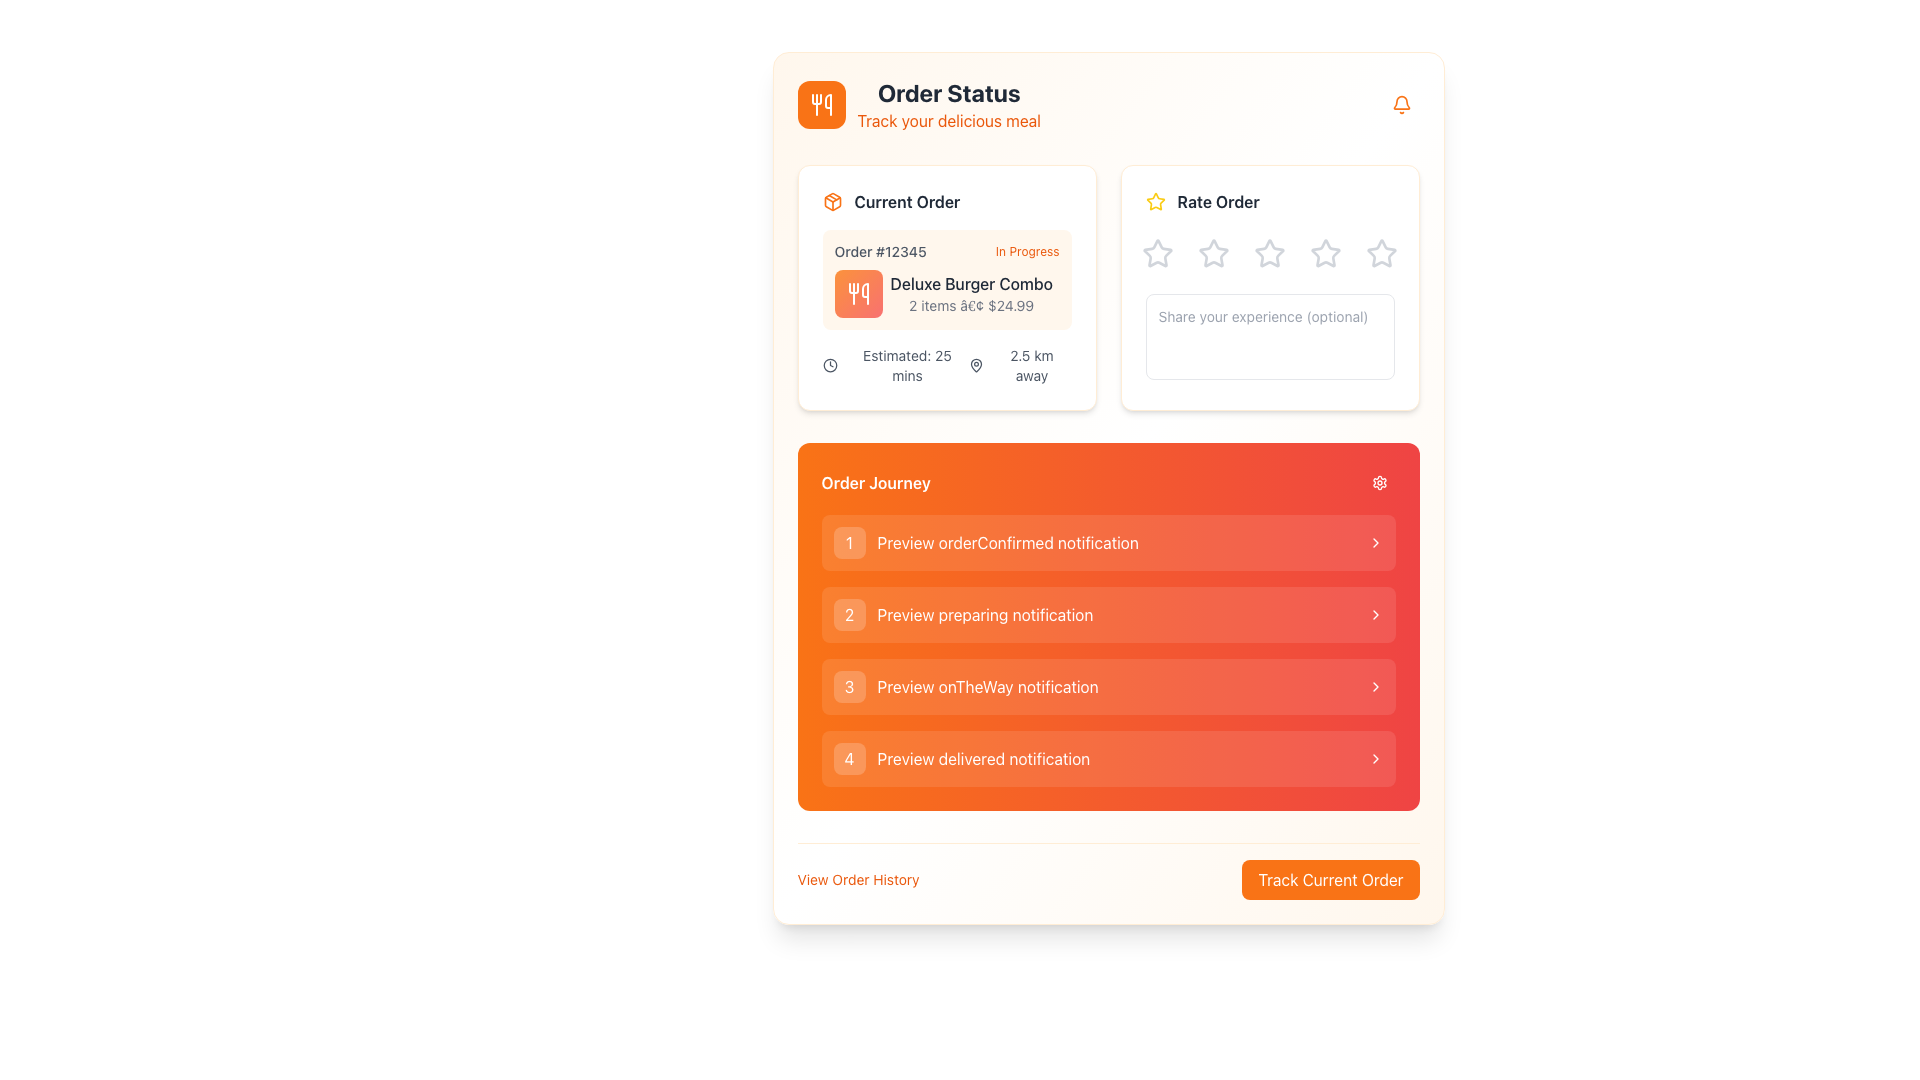 The image size is (1920, 1080). Describe the element at coordinates (1157, 253) in the screenshot. I see `the first unselected Rating Star icon, which is a light gray star in the 'Rate Order' section` at that location.